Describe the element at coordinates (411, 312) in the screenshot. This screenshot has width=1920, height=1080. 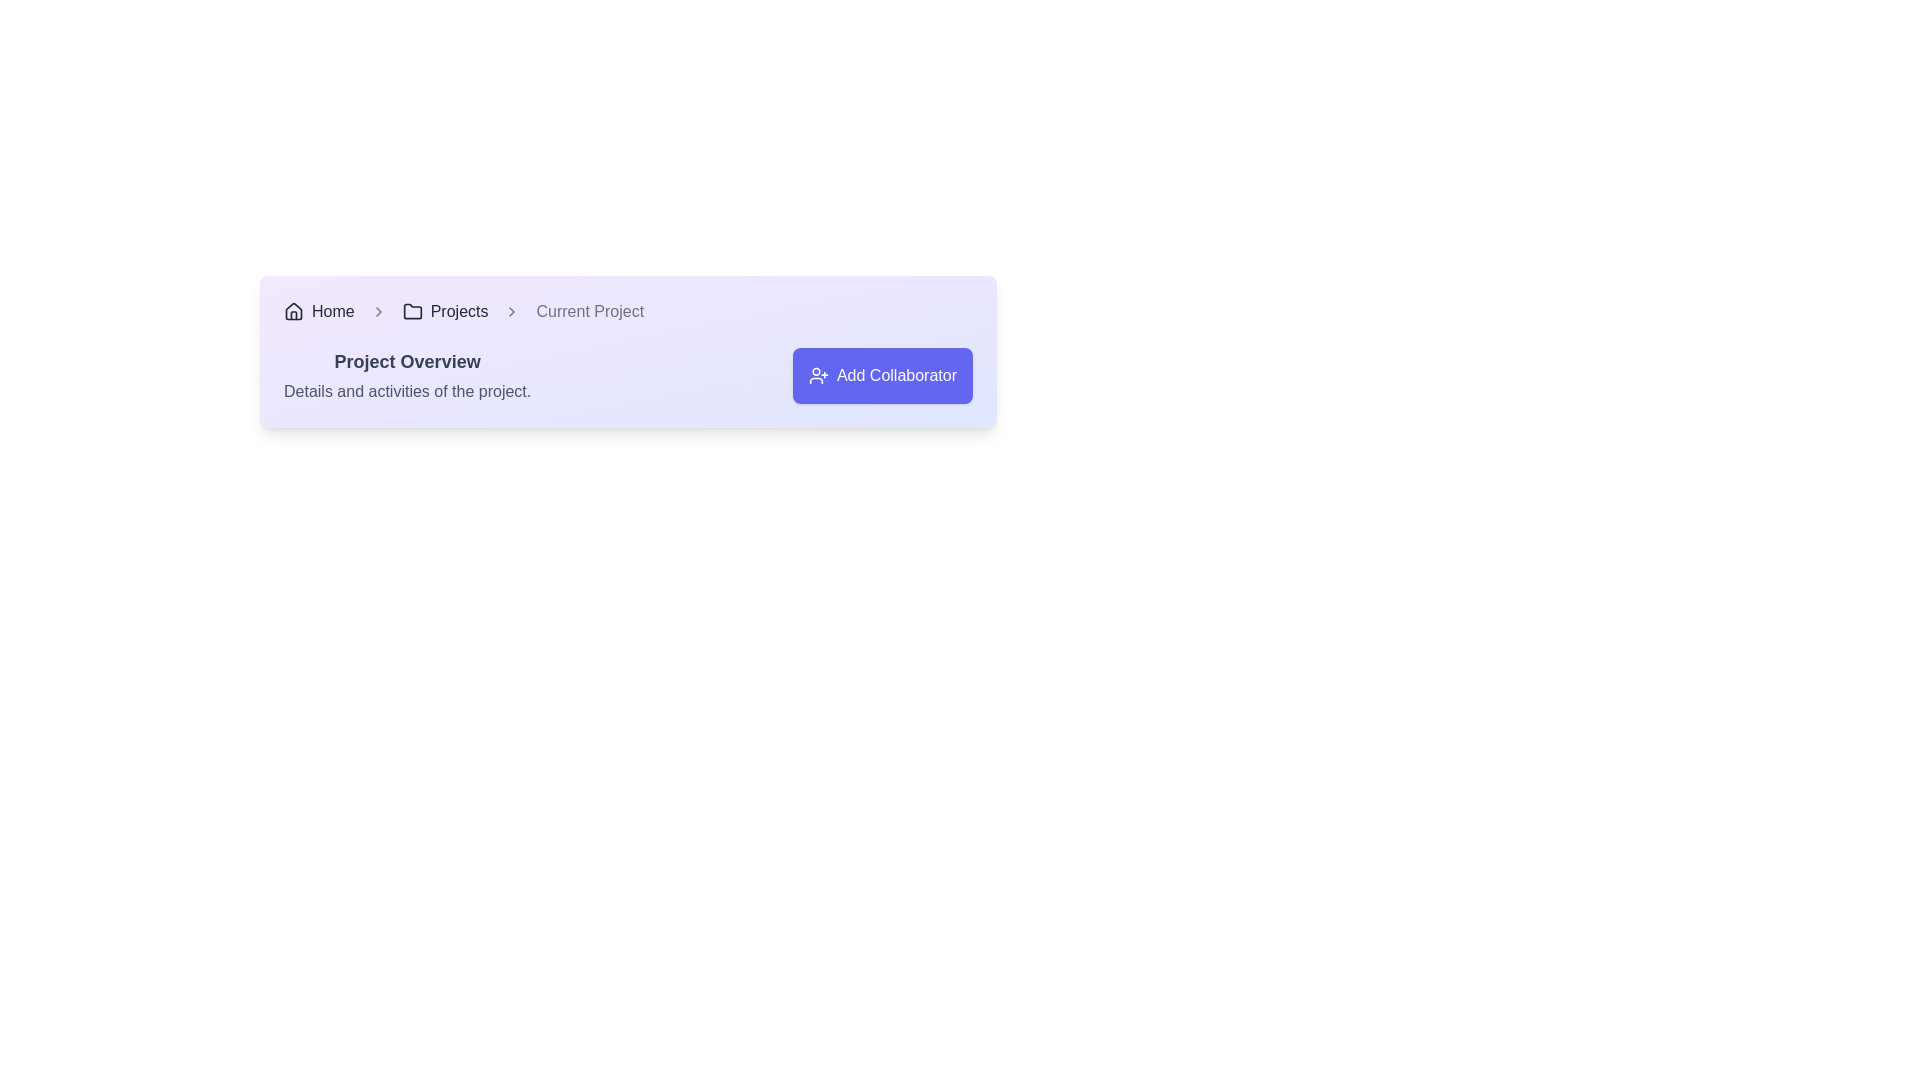
I see `the folder icon located in the breadcrumb navigation bar, which is the first sibling component to the left of the 'Projects' label` at that location.